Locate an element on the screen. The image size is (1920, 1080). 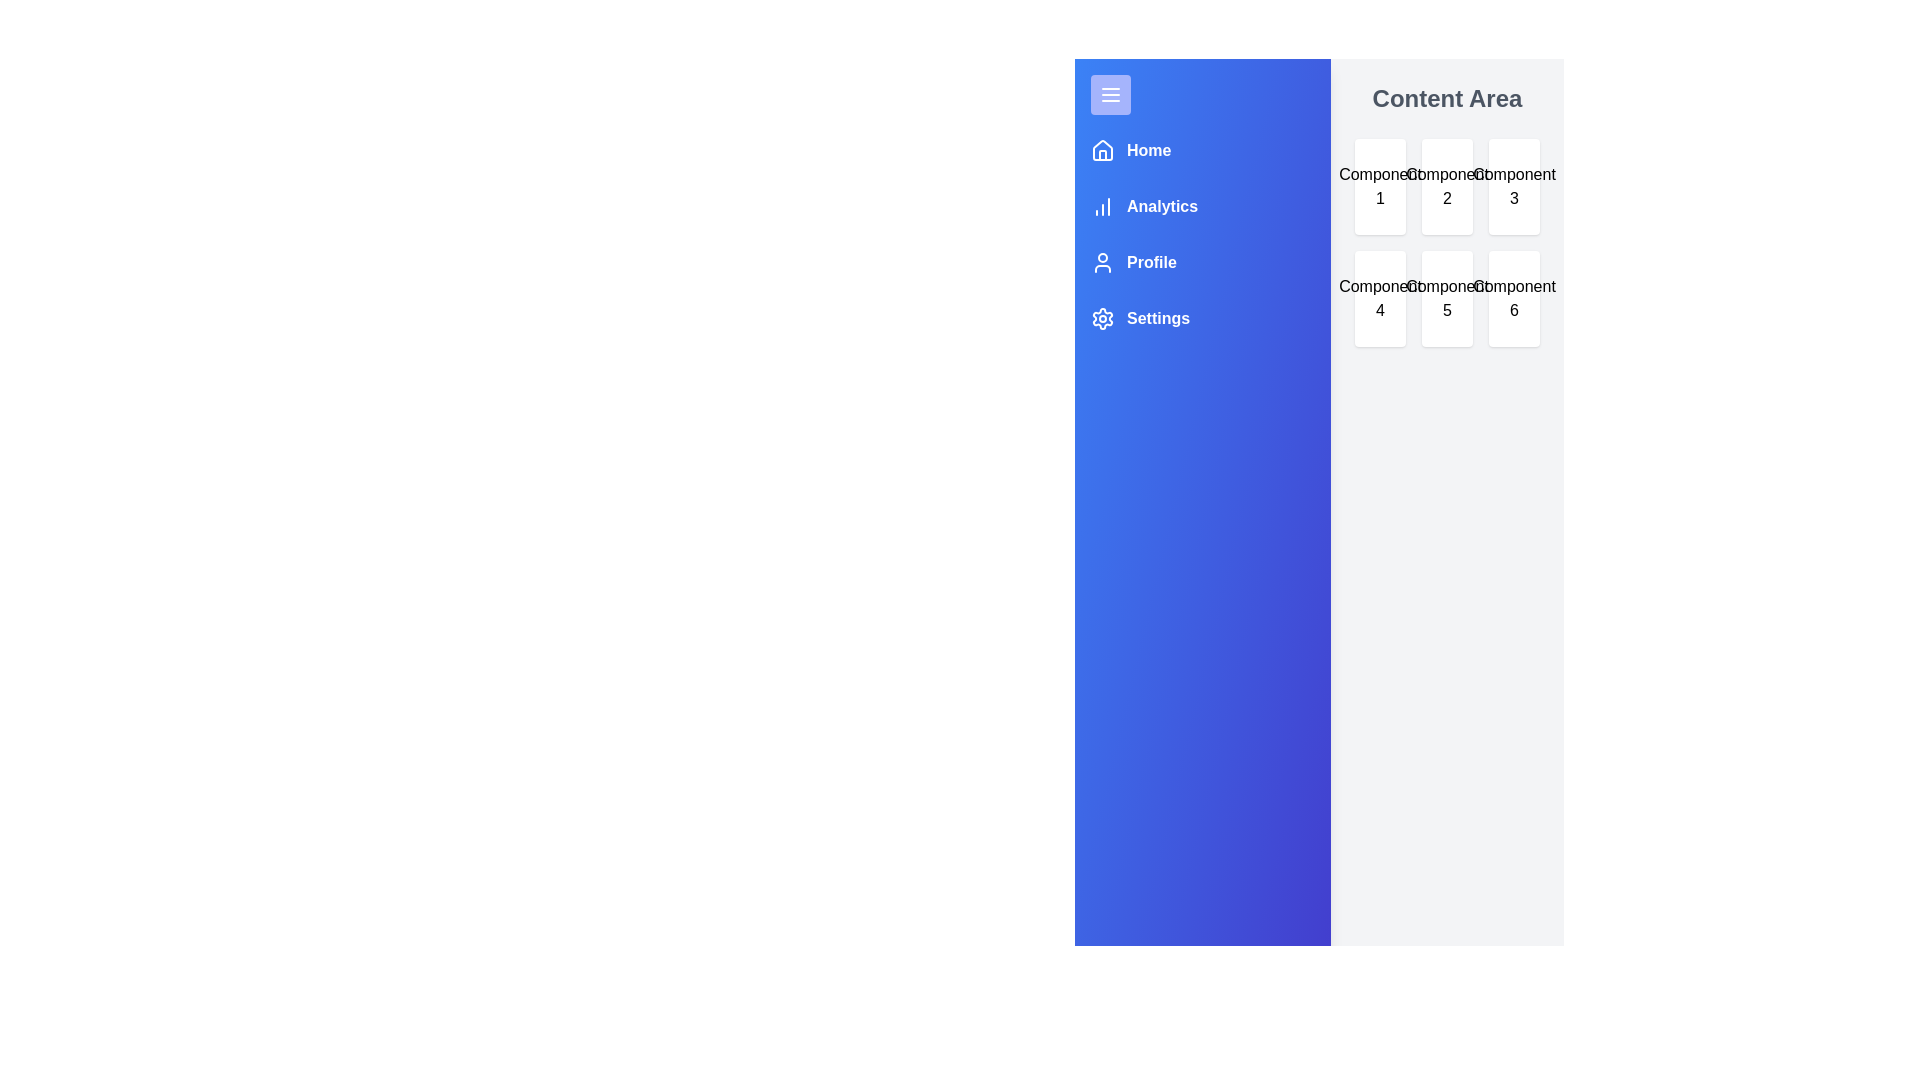
the navigation menu item Home is located at coordinates (1131, 149).